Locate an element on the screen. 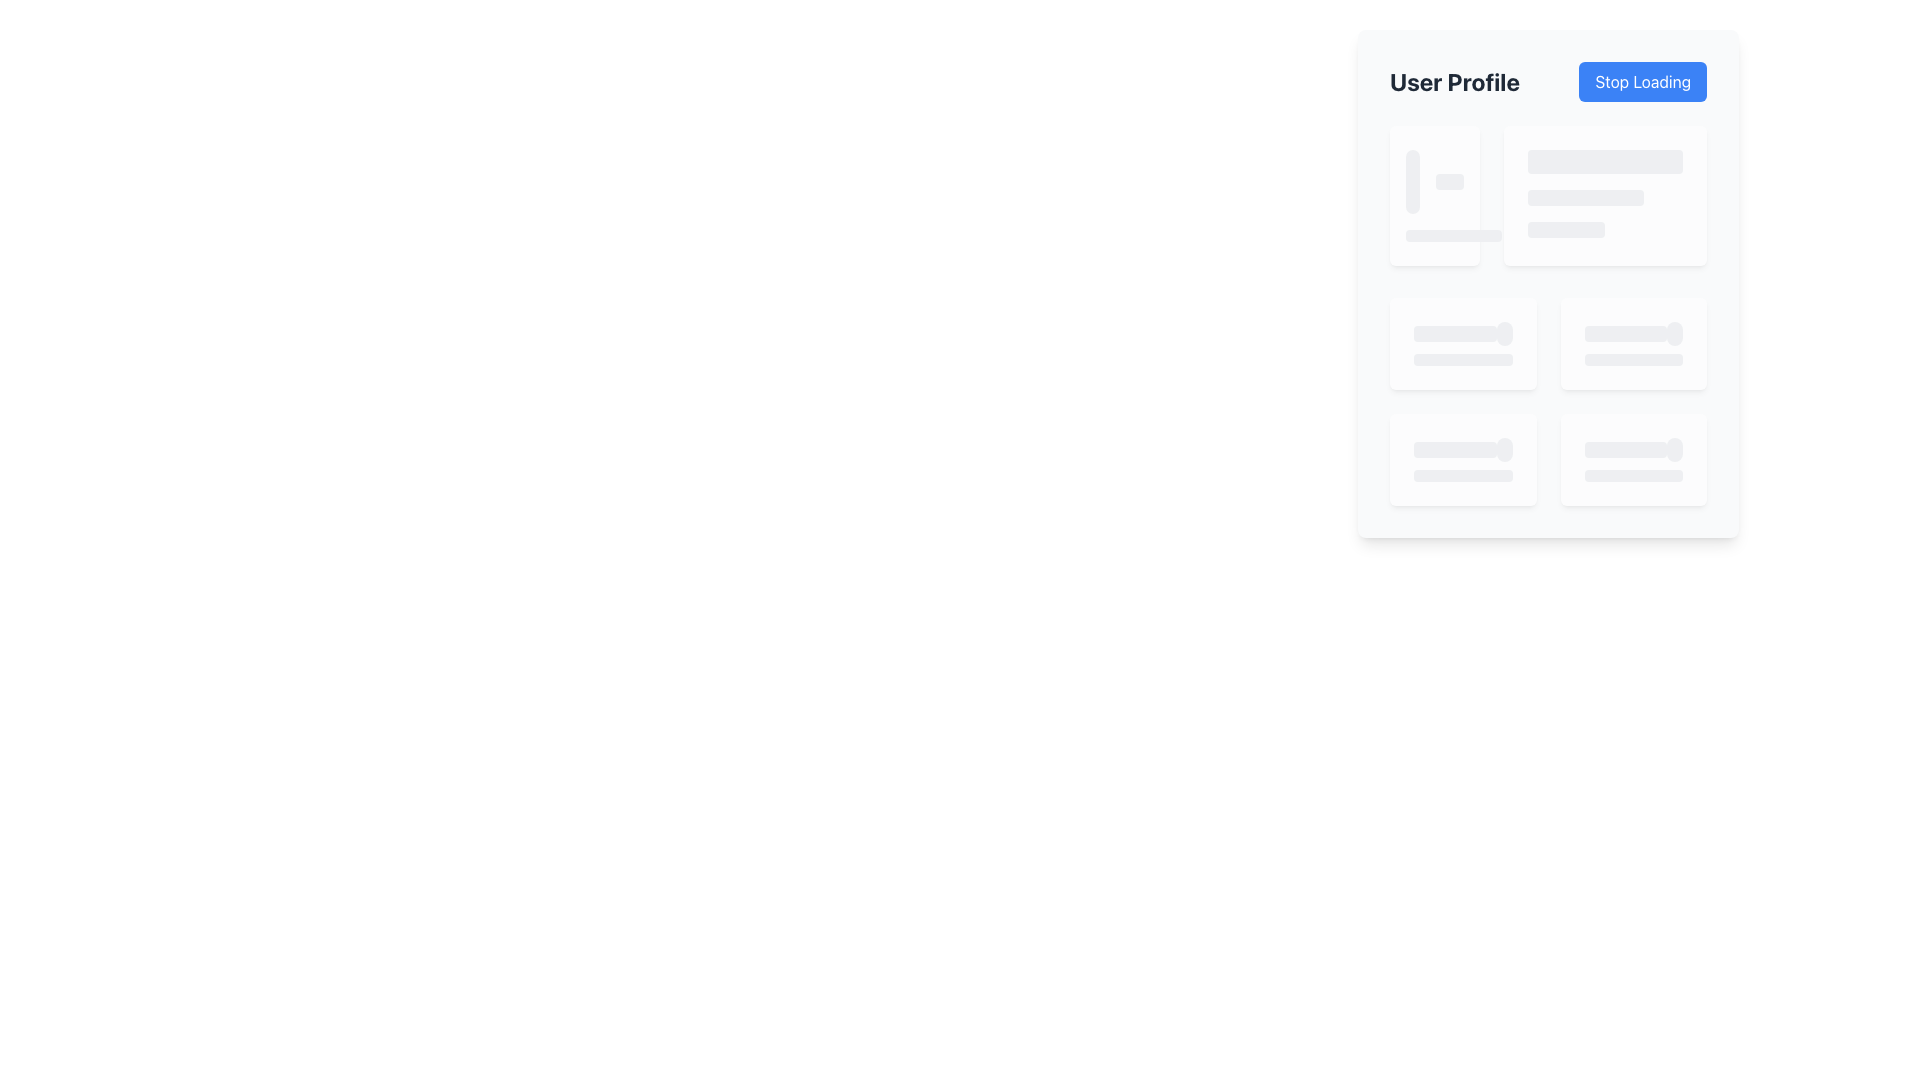 The width and height of the screenshot is (1920, 1080). the slider value is located at coordinates (1442, 450).